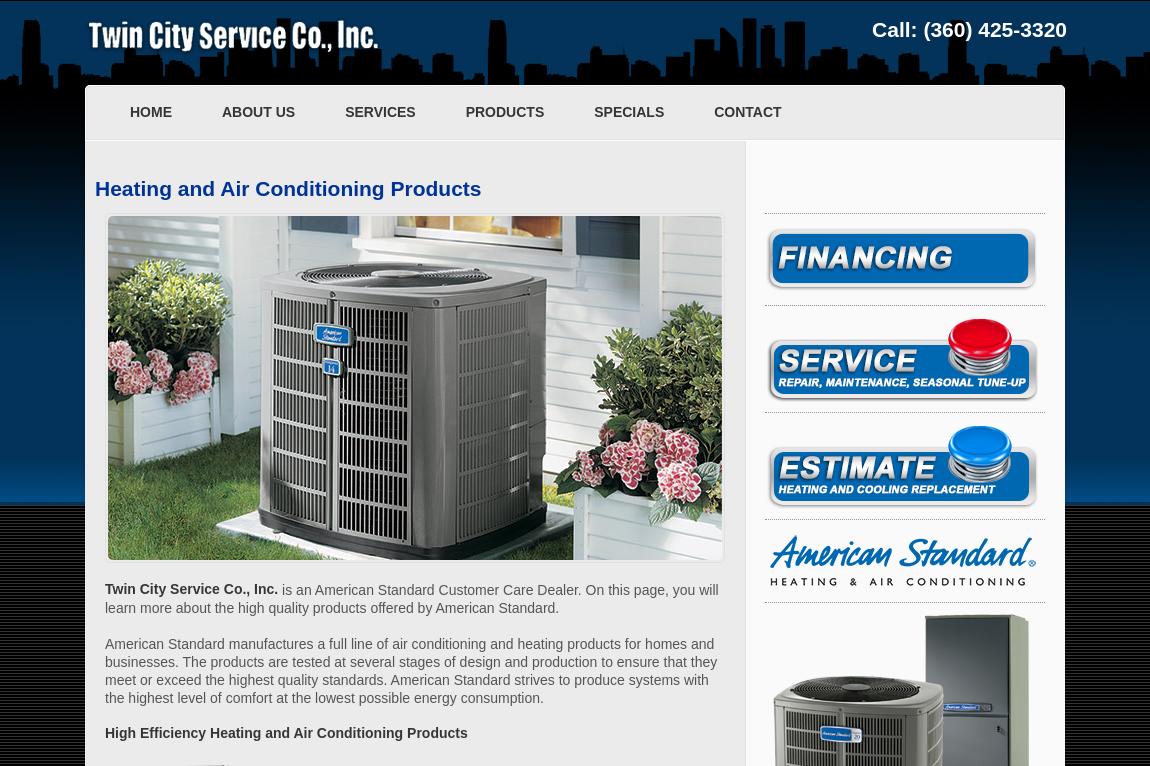  What do you see at coordinates (504, 110) in the screenshot?
I see `'PRODUCTS'` at bounding box center [504, 110].